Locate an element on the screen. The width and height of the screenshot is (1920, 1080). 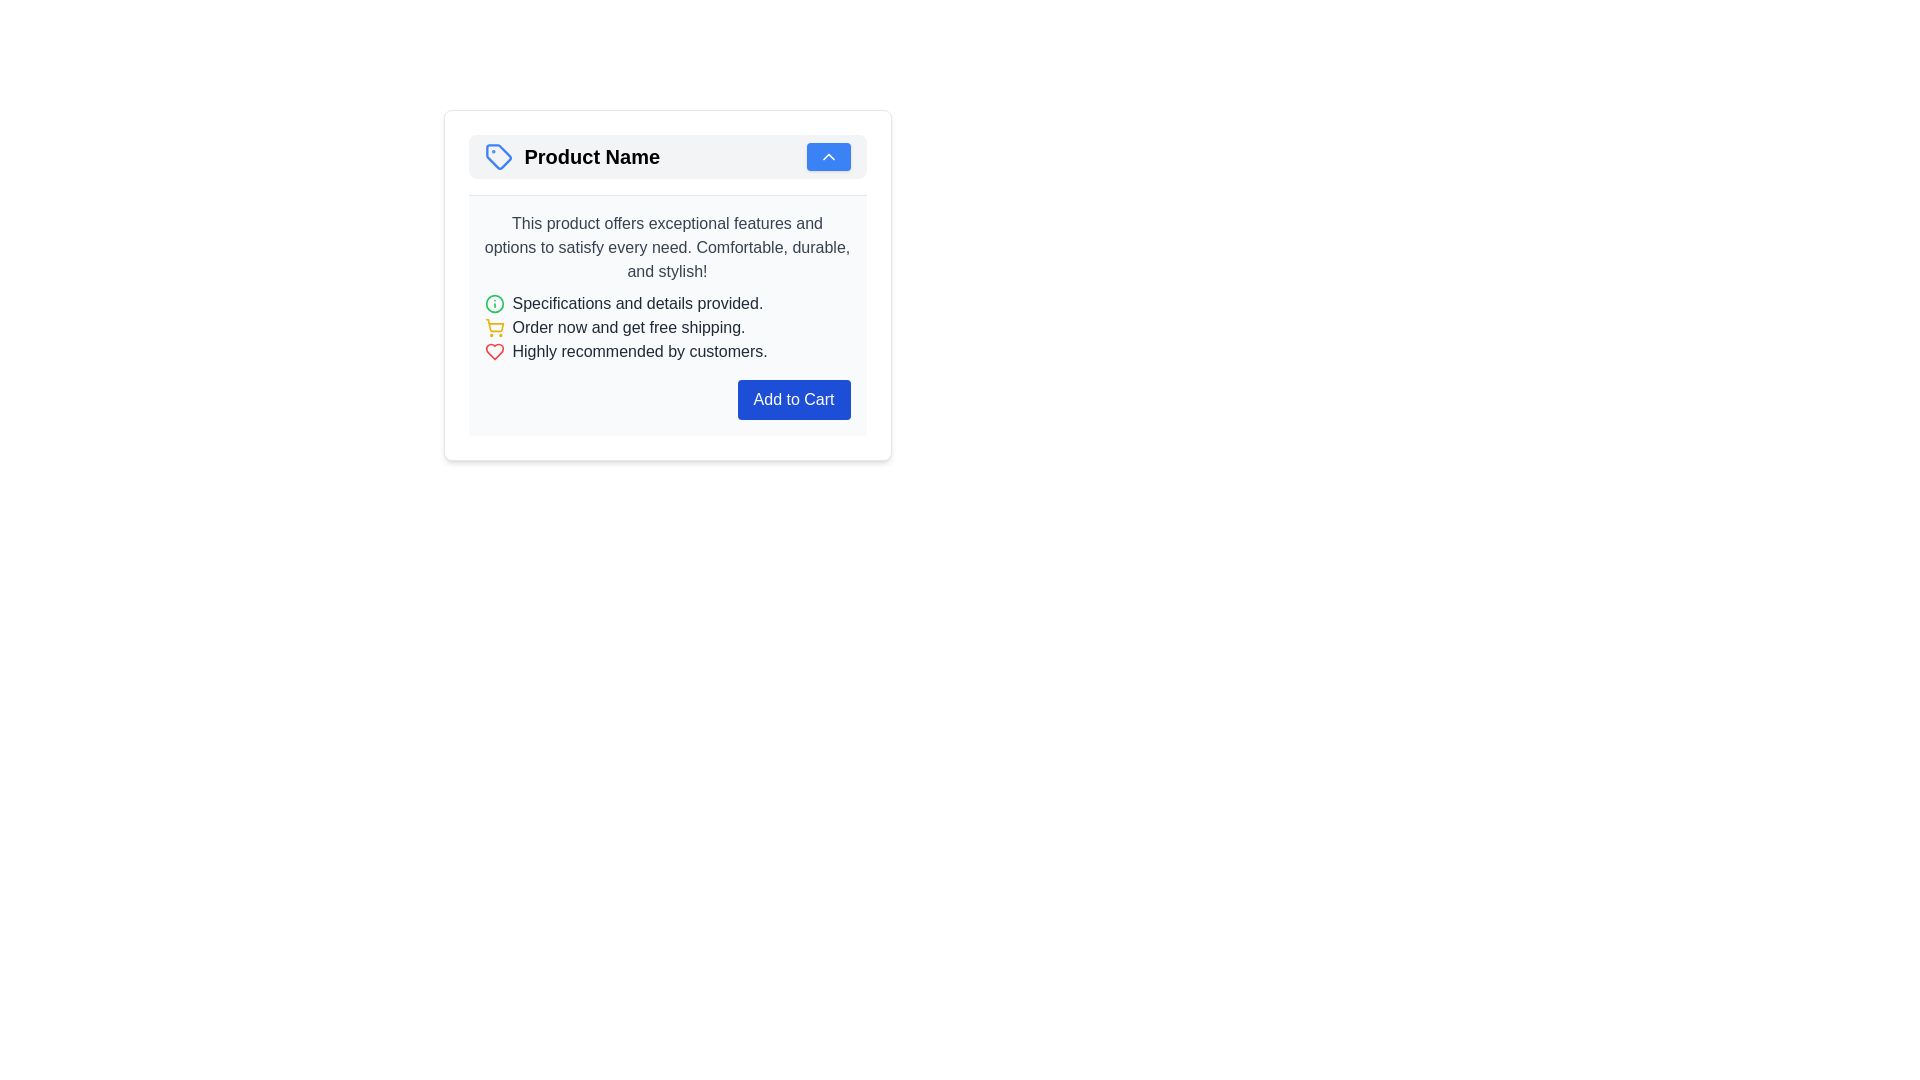
the heart-shaped 'like' icon located is located at coordinates (494, 350).